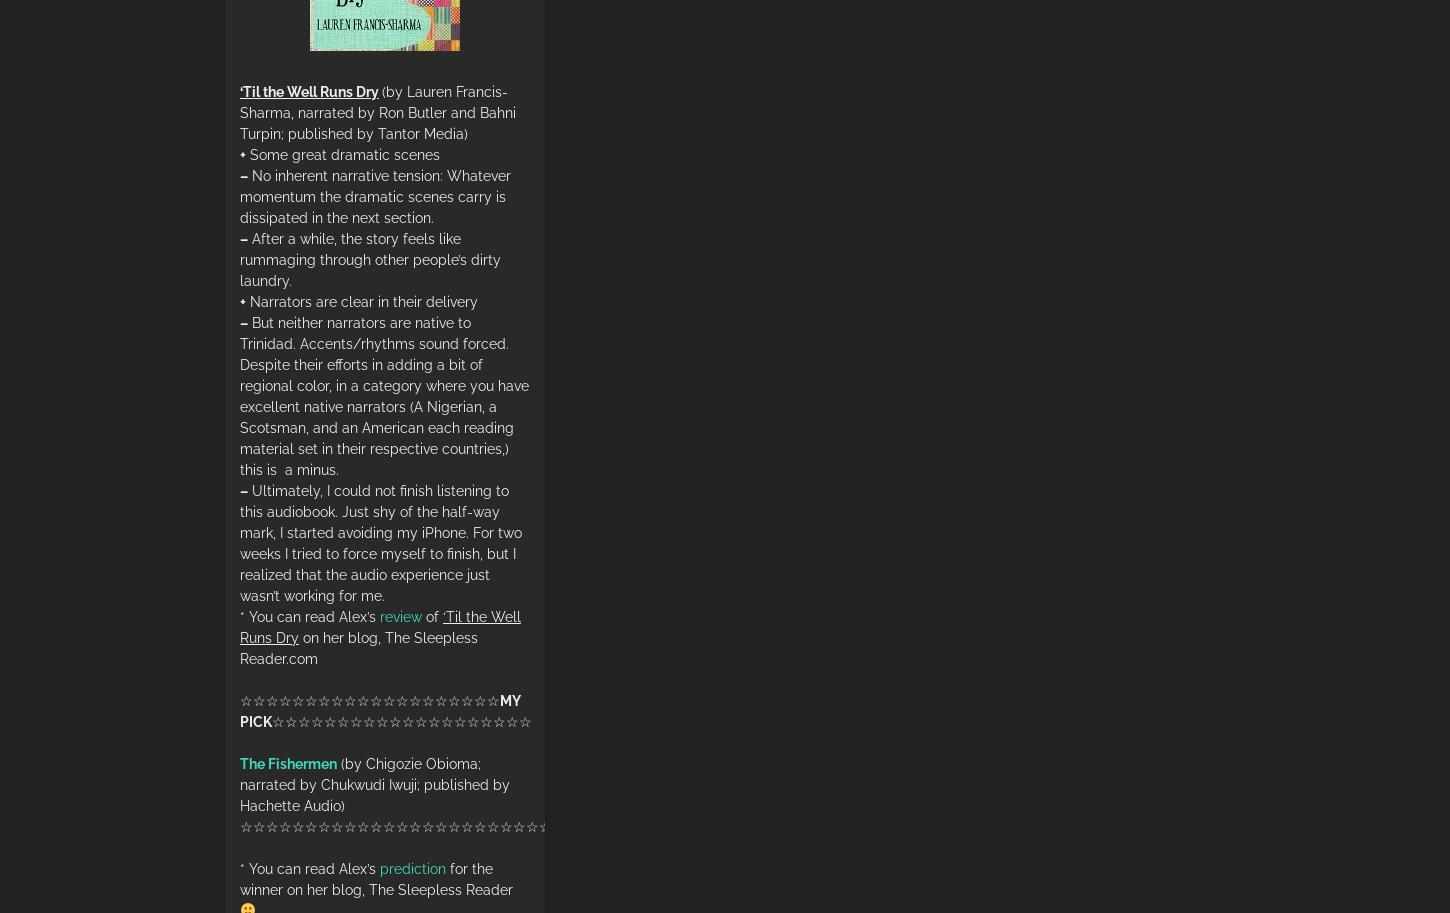 The height and width of the screenshot is (913, 1450). Describe the element at coordinates (310, 617) in the screenshot. I see `'* You can read Alex’s'` at that location.